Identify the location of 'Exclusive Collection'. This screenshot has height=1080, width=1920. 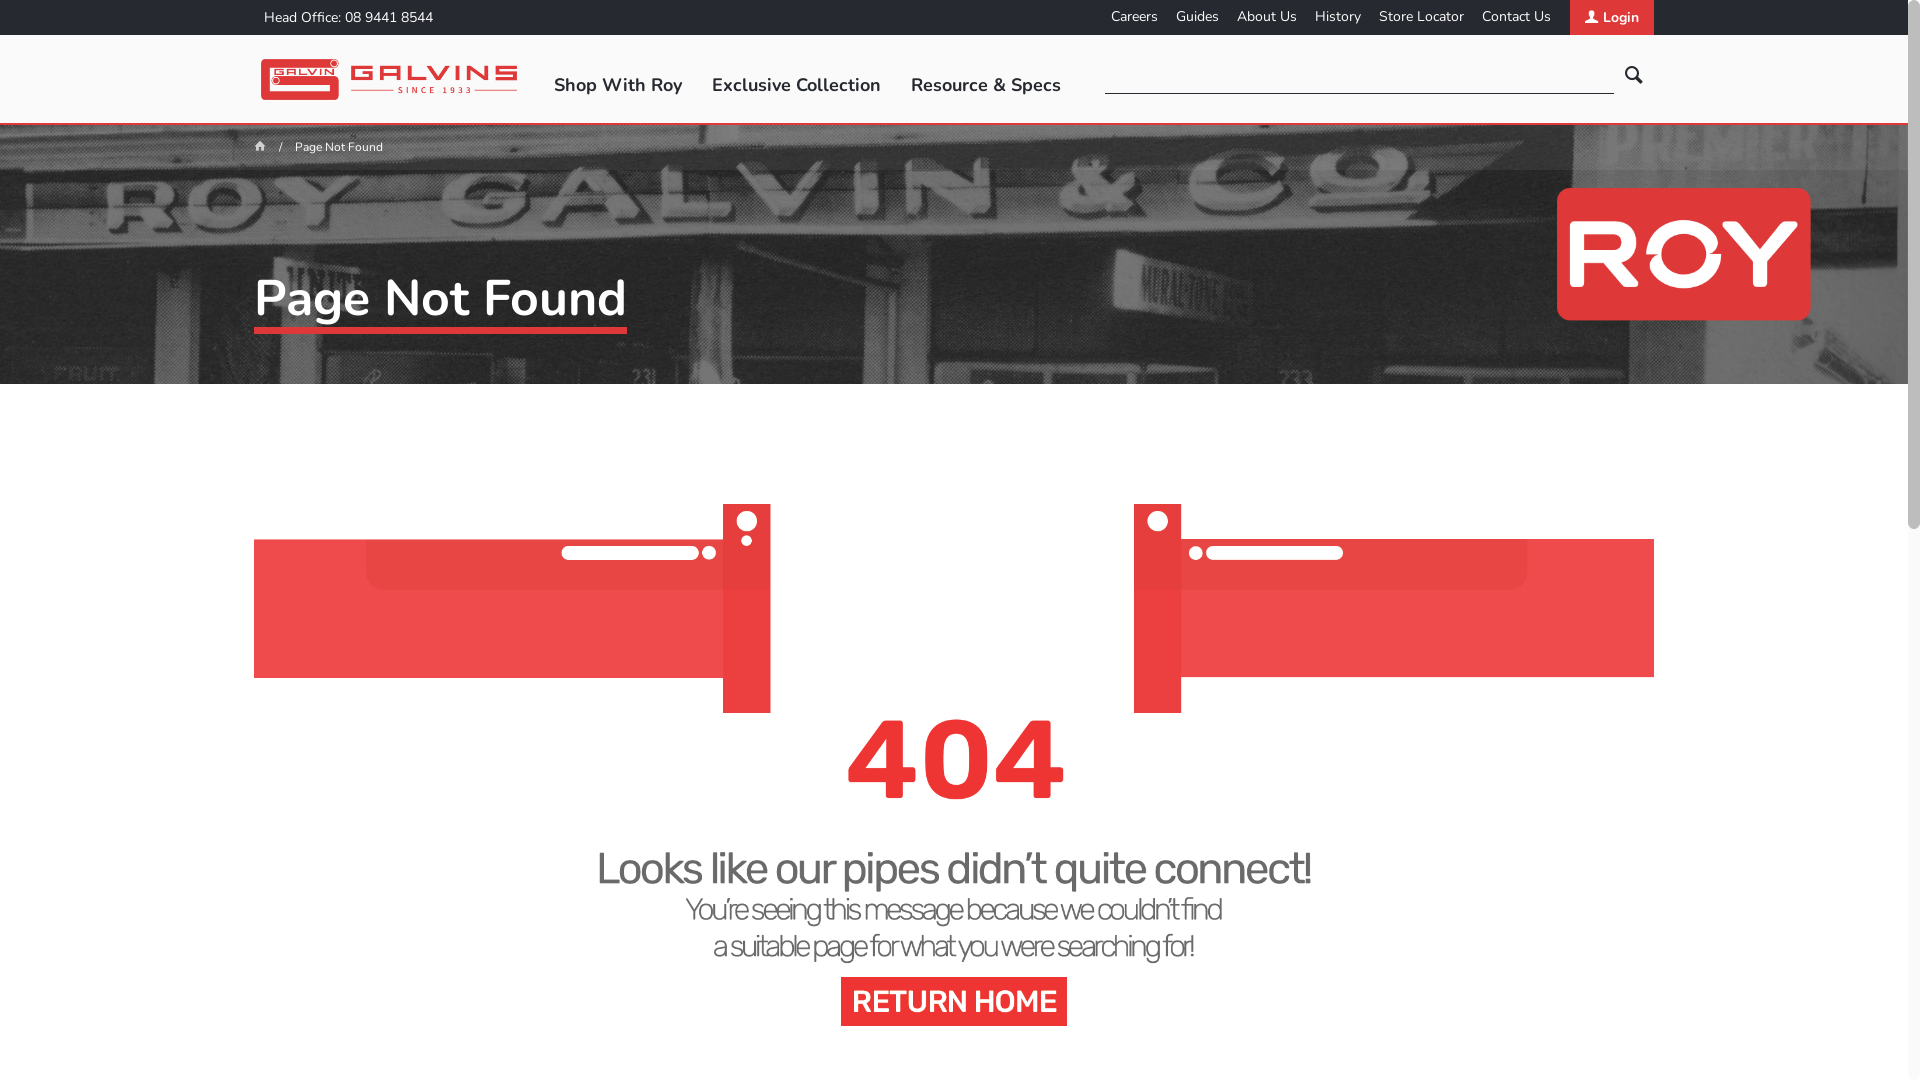
(795, 84).